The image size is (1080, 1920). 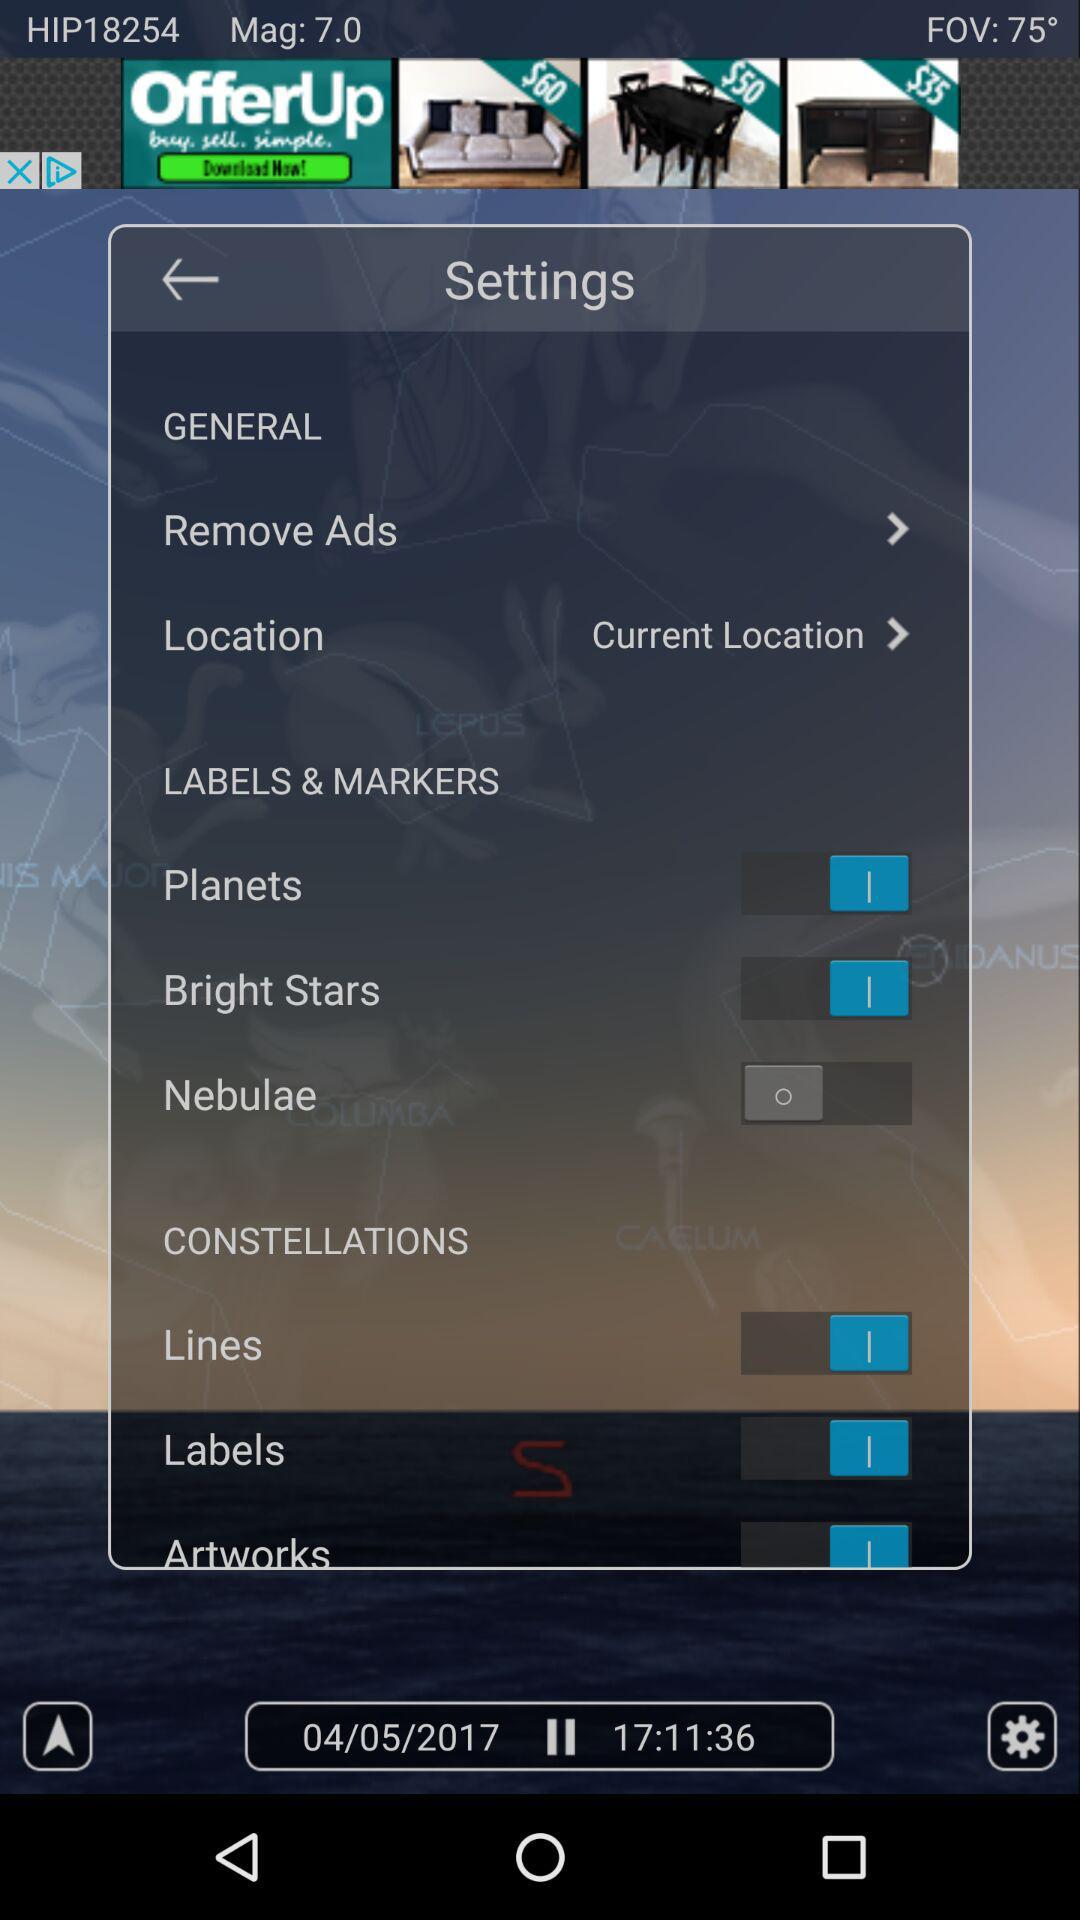 What do you see at coordinates (895, 528) in the screenshot?
I see `next option` at bounding box center [895, 528].